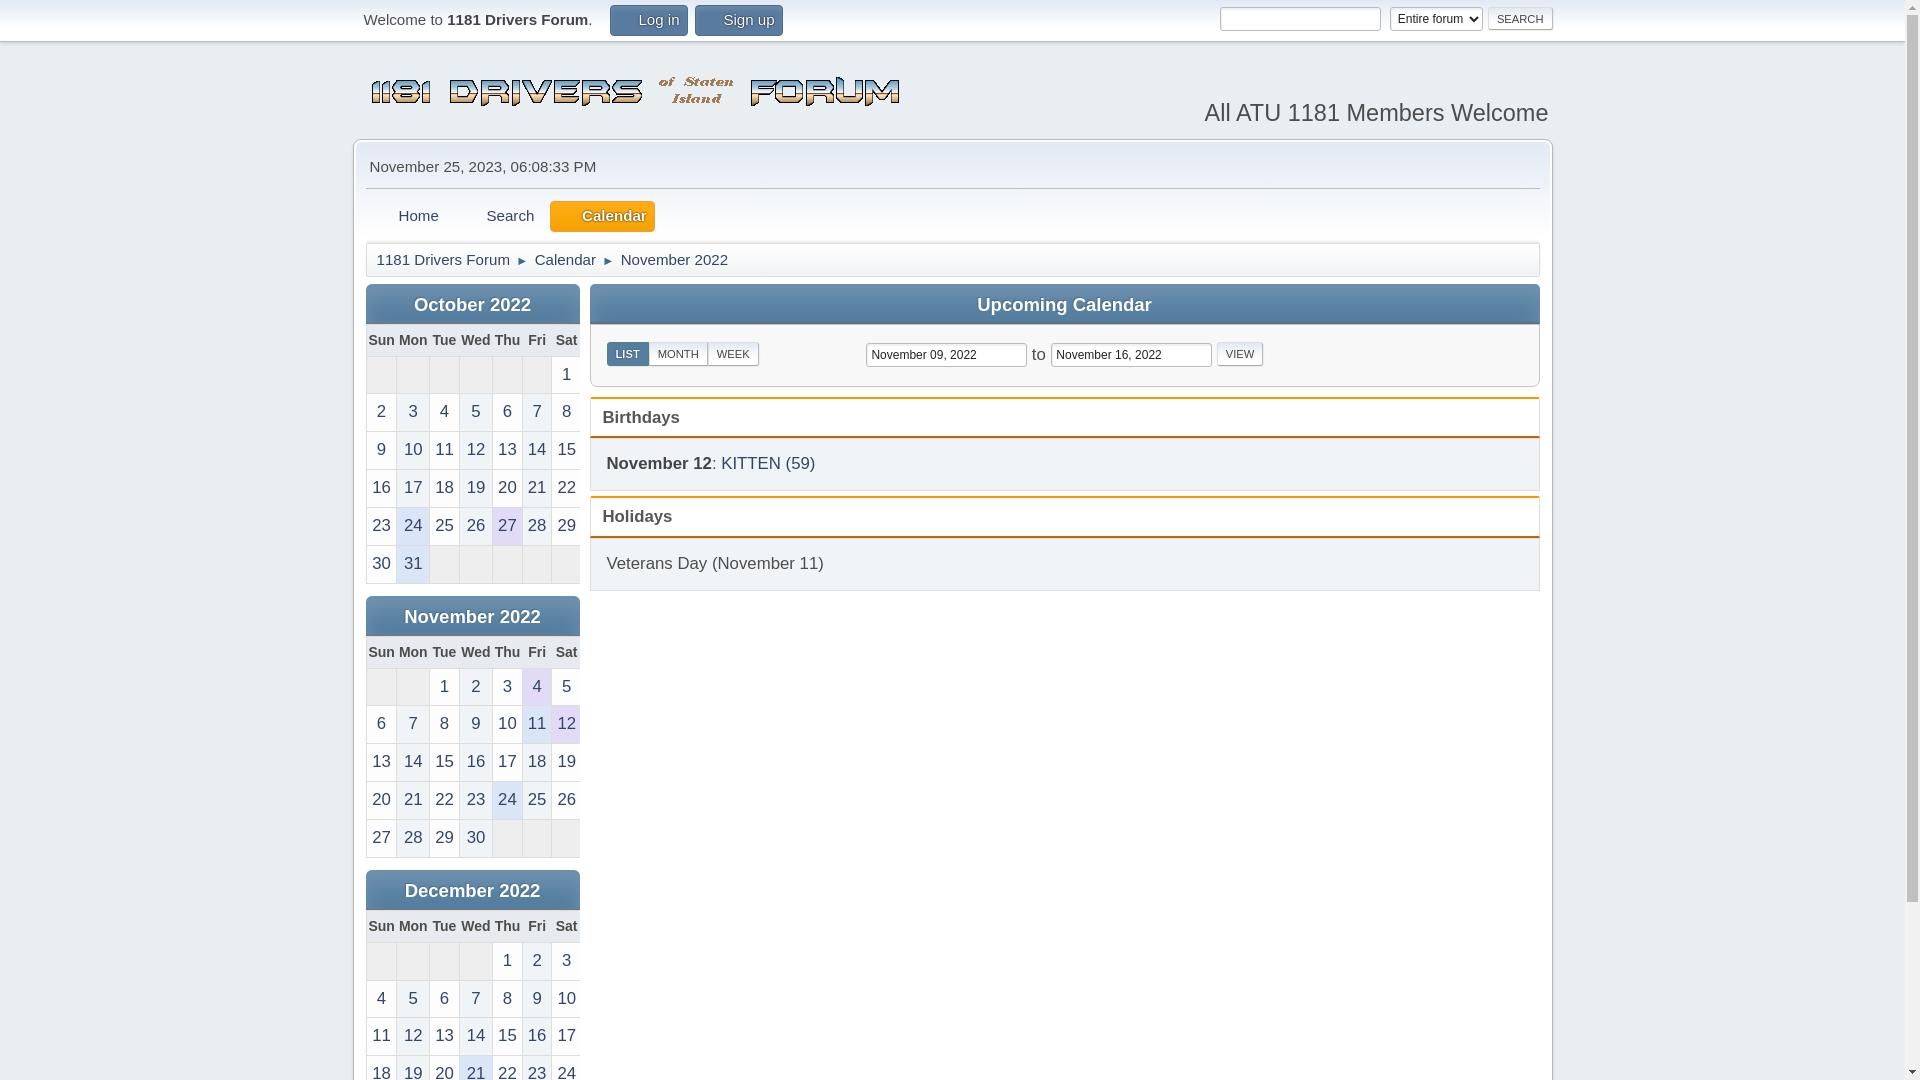 This screenshot has height=1080, width=1920. I want to click on '4', so click(429, 411).